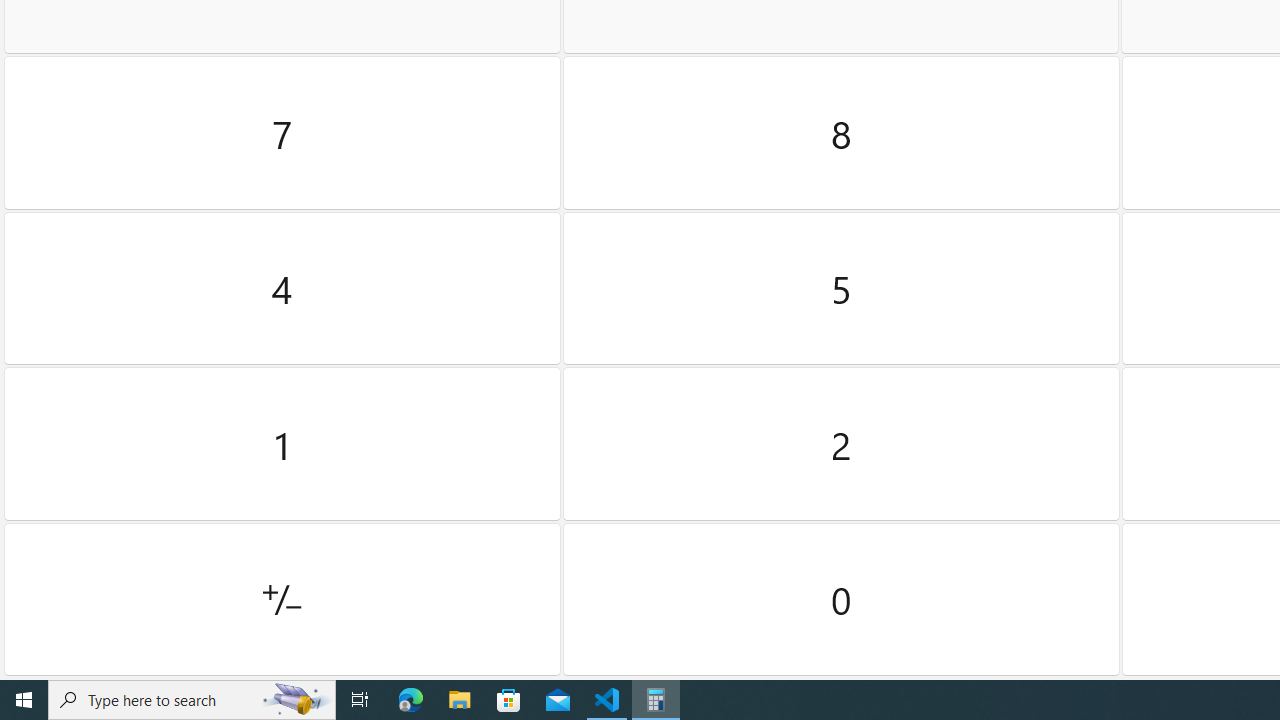 The height and width of the screenshot is (720, 1280). Describe the element at coordinates (192, 698) in the screenshot. I see `'Type here to search'` at that location.